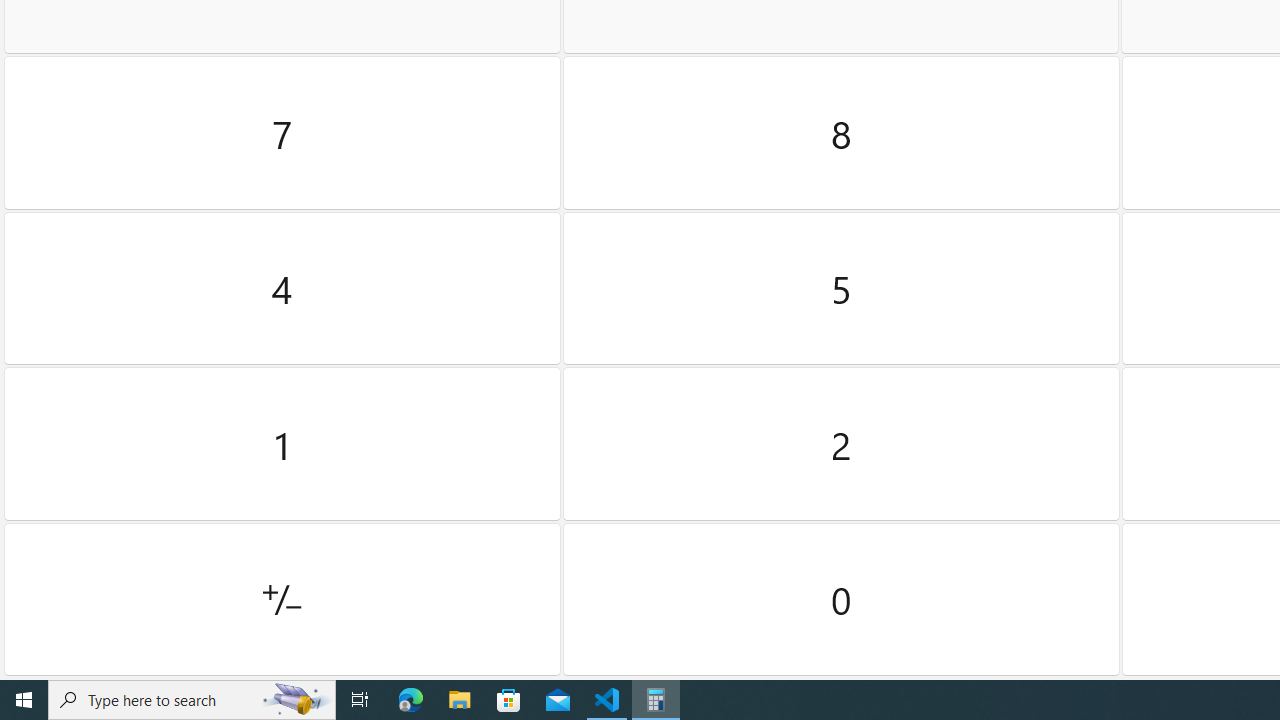 The height and width of the screenshot is (720, 1280). Describe the element at coordinates (192, 698) in the screenshot. I see `'Type here to search'` at that location.